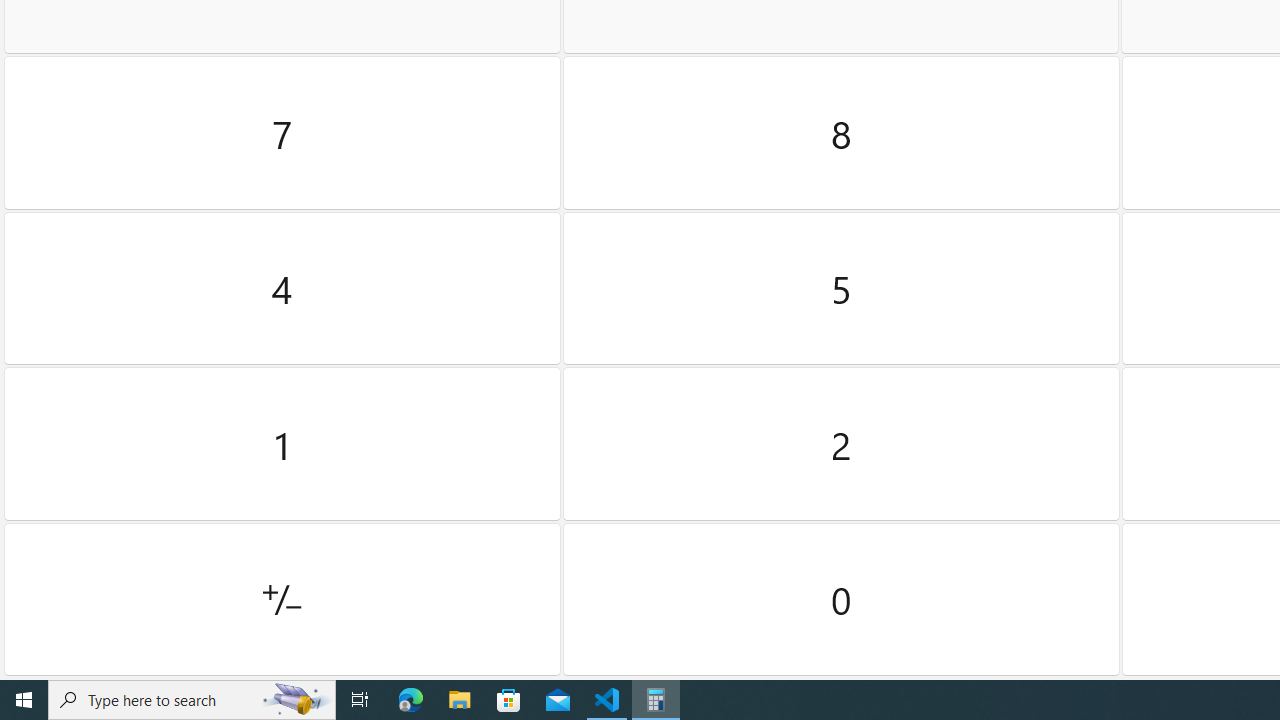 The height and width of the screenshot is (720, 1280). Describe the element at coordinates (192, 698) in the screenshot. I see `'Type here to search'` at that location.